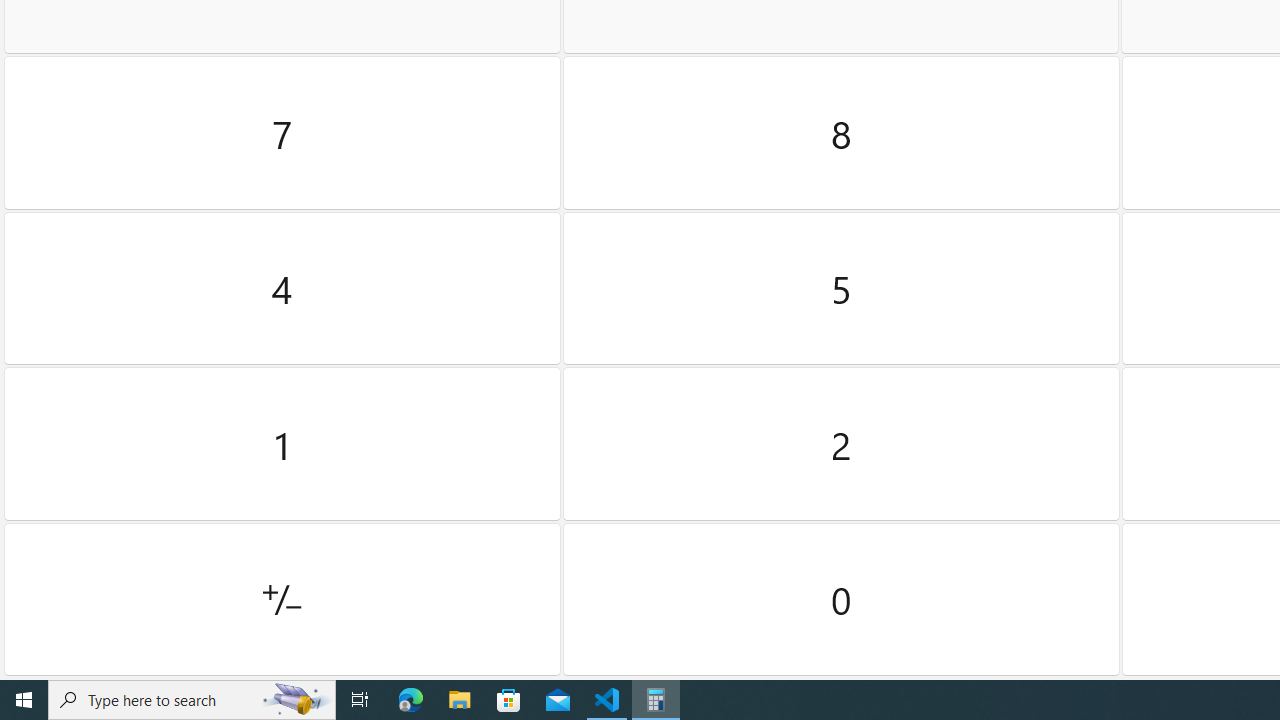 The height and width of the screenshot is (720, 1280). Describe the element at coordinates (192, 698) in the screenshot. I see `'Type here to search'` at that location.